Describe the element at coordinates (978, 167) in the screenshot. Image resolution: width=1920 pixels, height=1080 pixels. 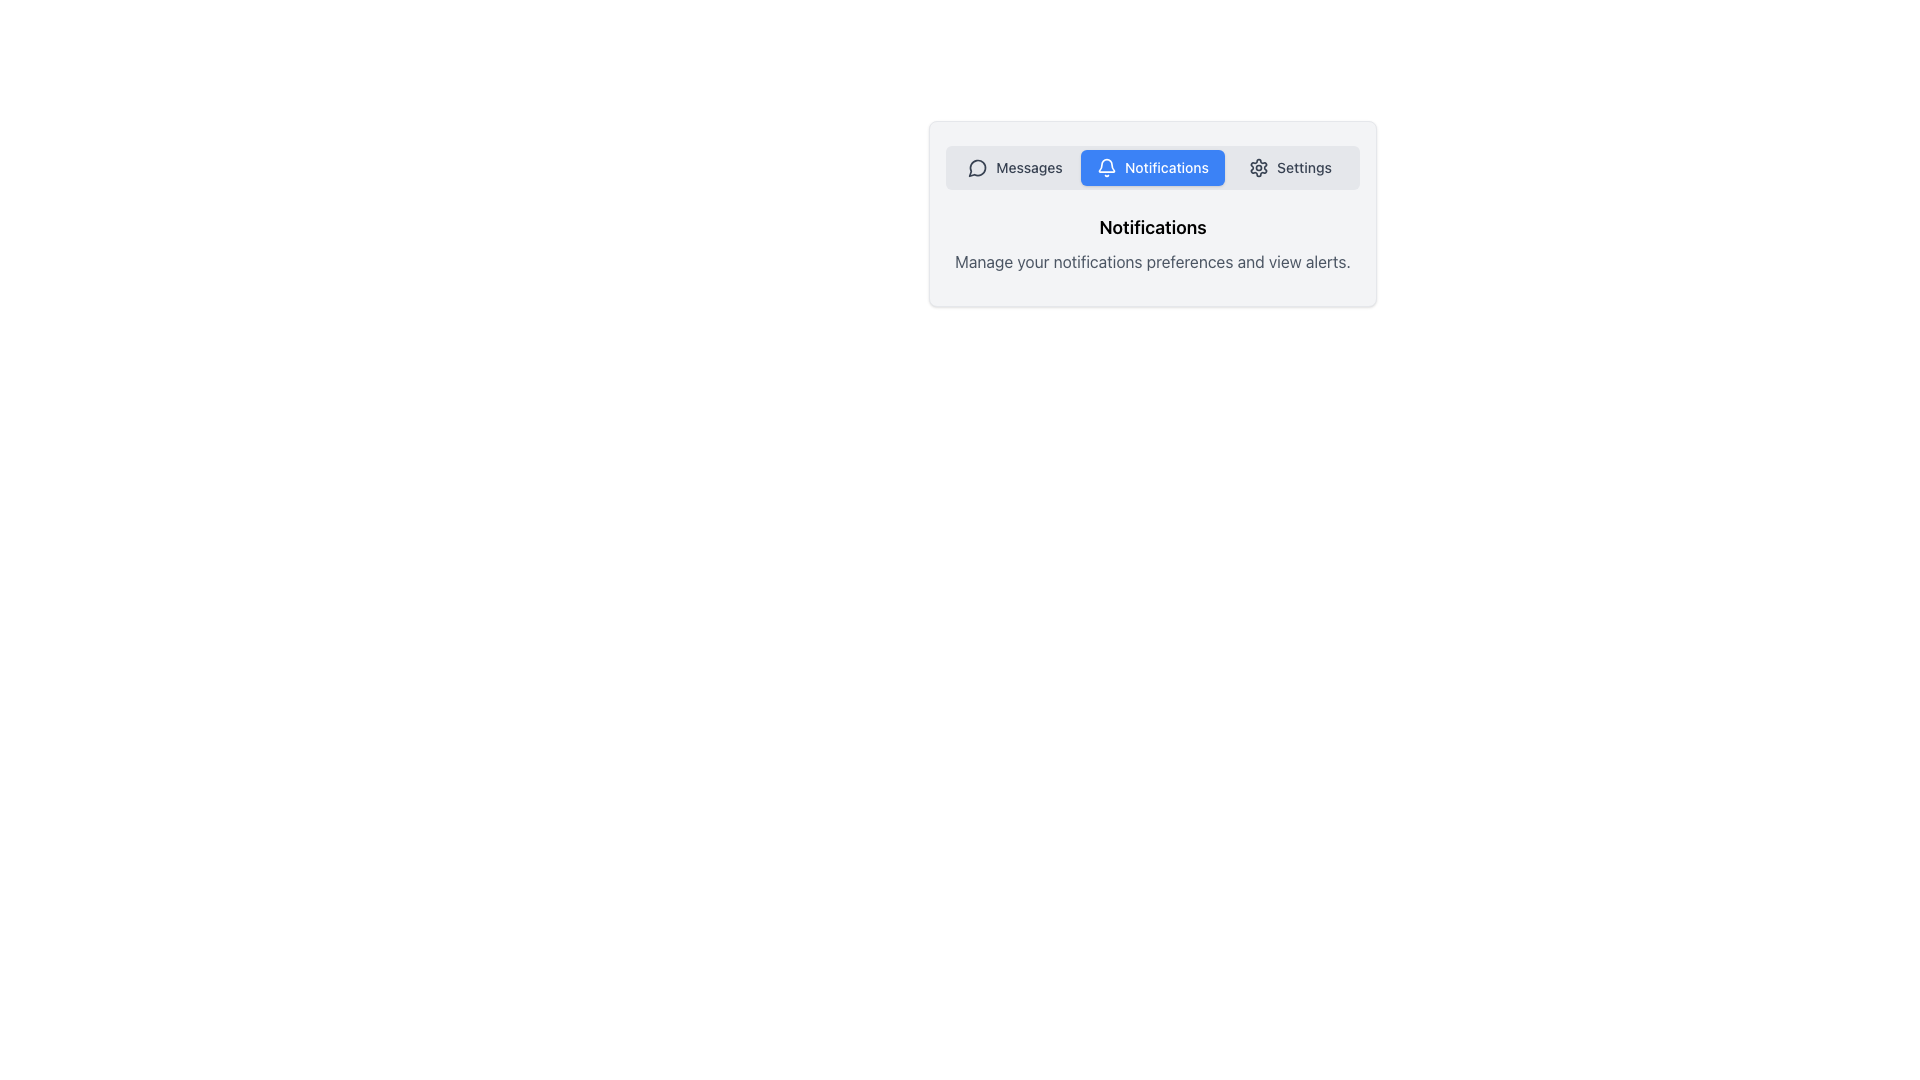
I see `the decorative icon representing messaging functionality located to the left of the 'Messages' text in the 'Messages' navigation button` at that location.